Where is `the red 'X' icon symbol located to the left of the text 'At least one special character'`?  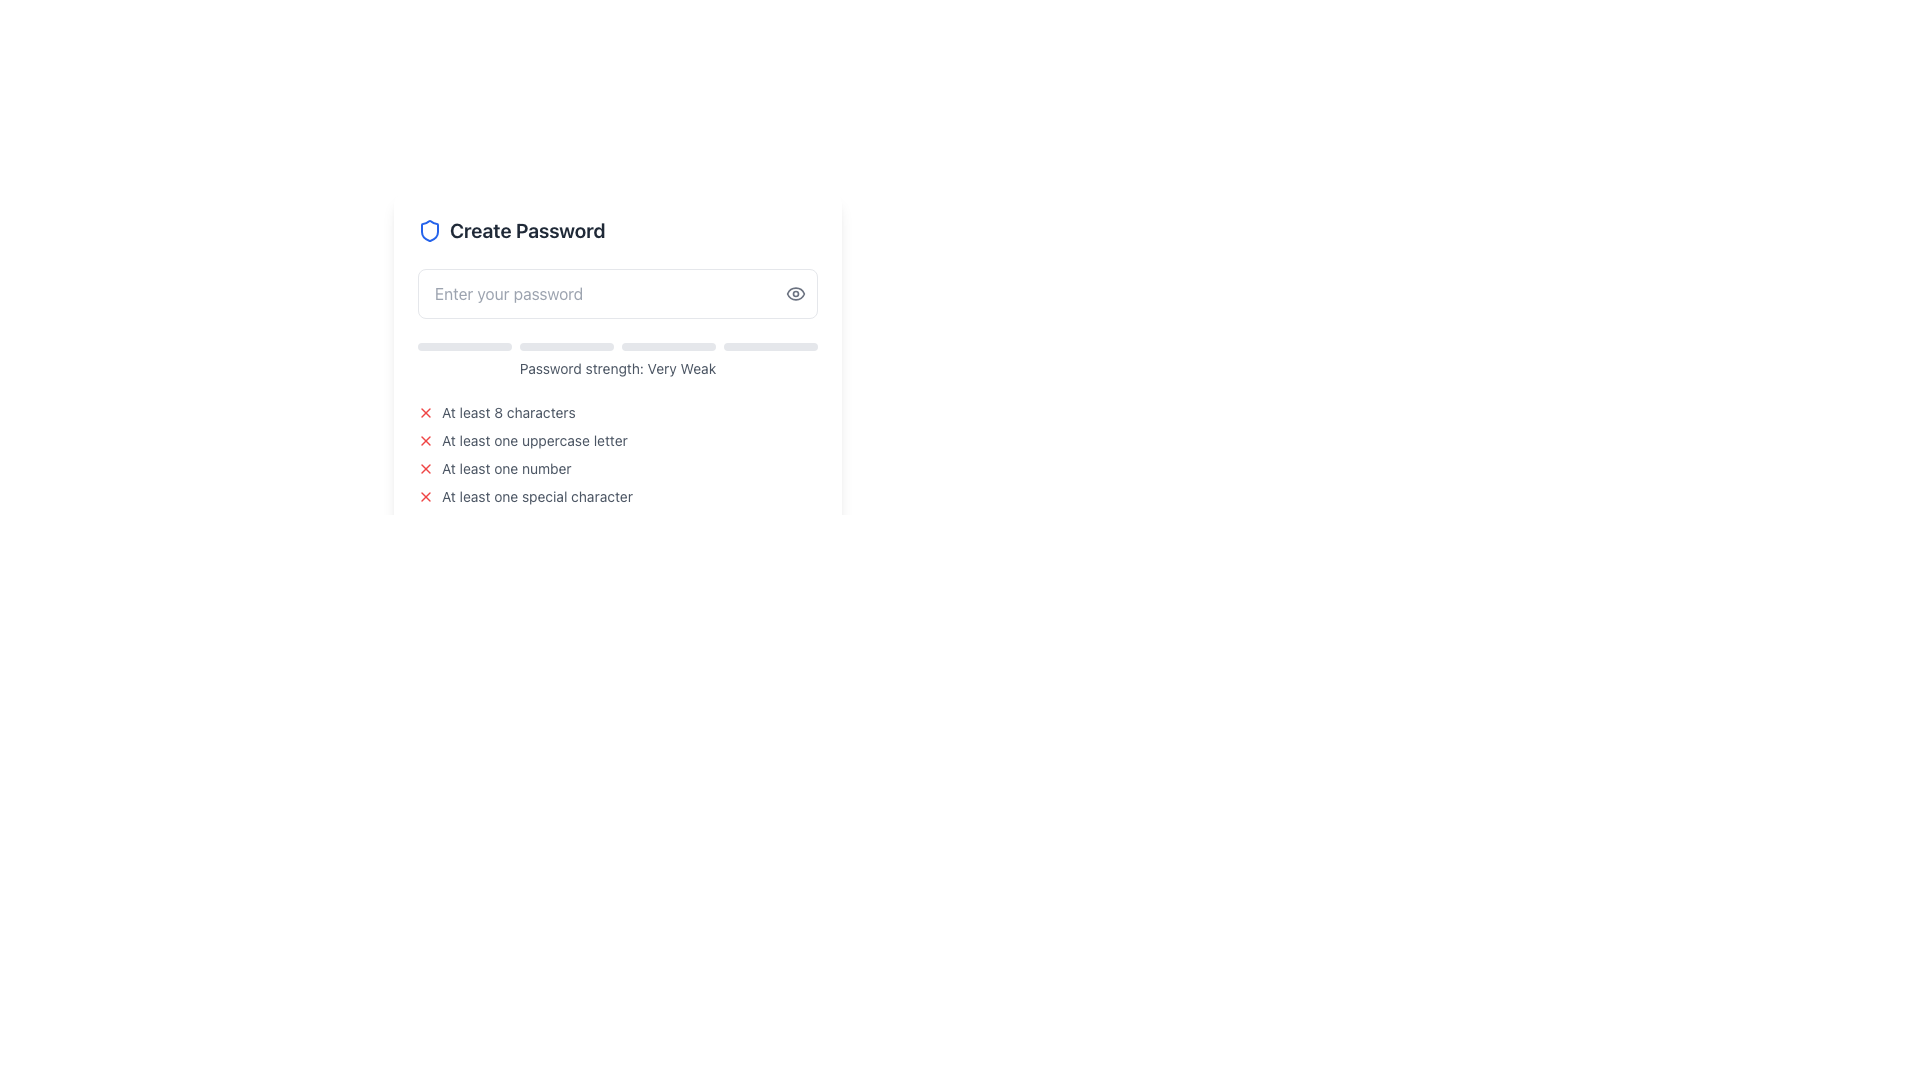 the red 'X' icon symbol located to the left of the text 'At least one special character' is located at coordinates (425, 496).